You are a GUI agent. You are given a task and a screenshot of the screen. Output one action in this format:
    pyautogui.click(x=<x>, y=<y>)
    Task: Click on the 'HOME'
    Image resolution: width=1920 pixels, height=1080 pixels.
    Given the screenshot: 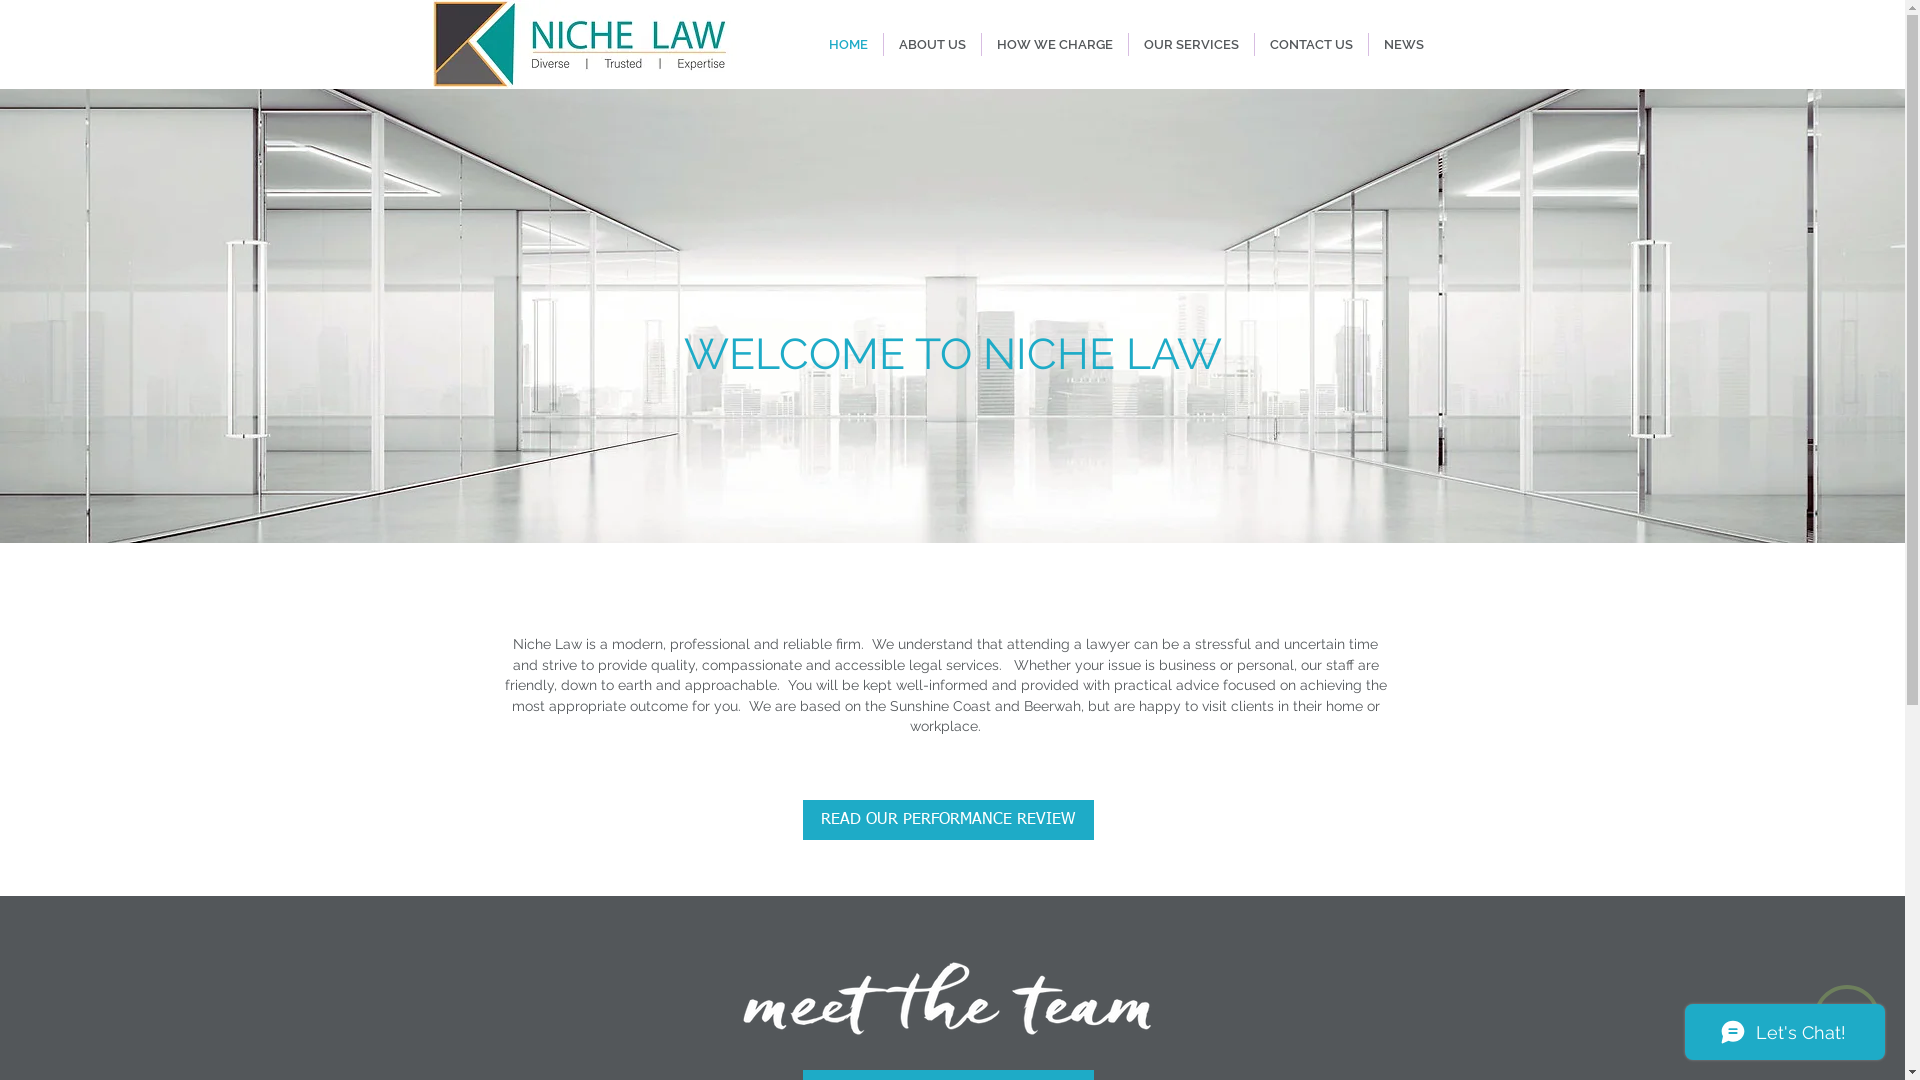 What is the action you would take?
    pyautogui.click(x=848, y=44)
    